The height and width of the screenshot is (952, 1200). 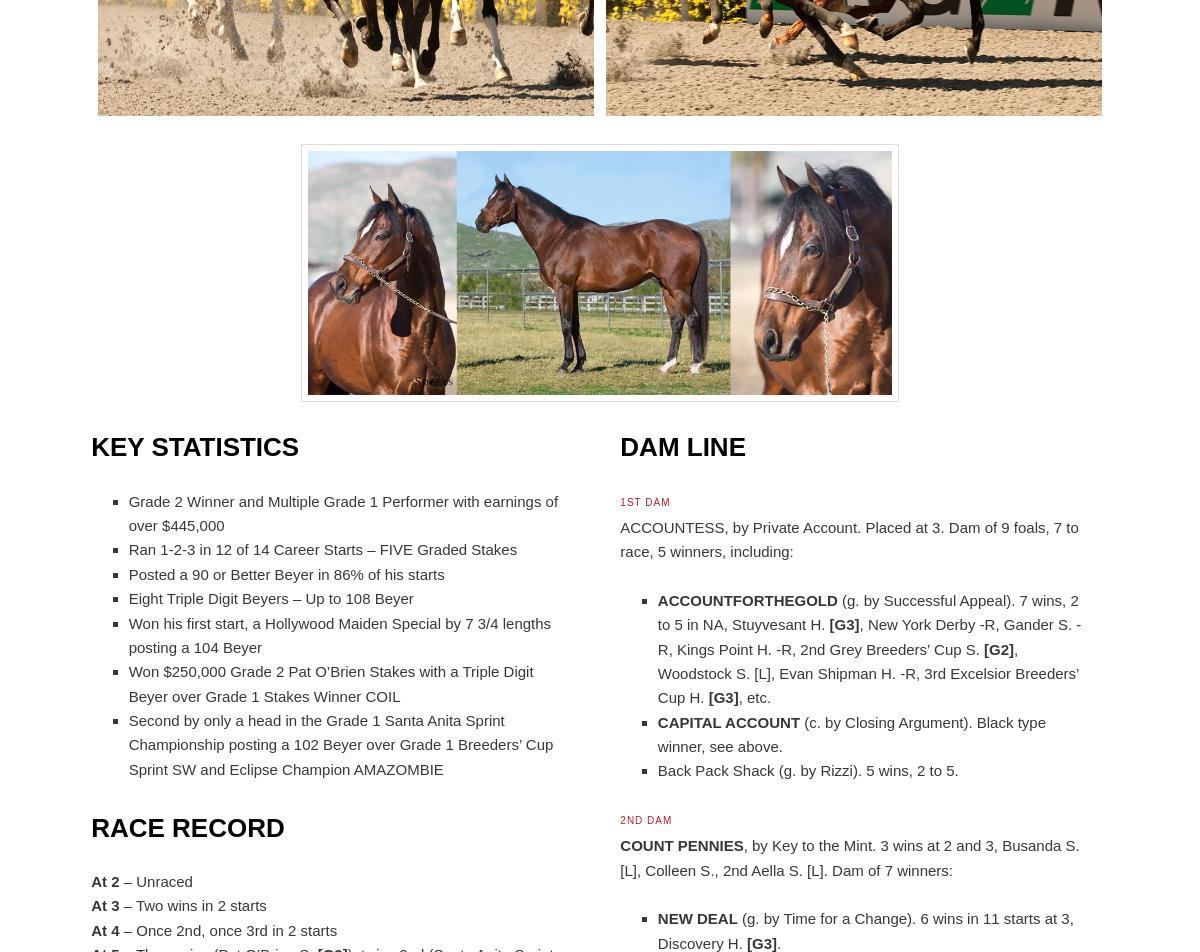 What do you see at coordinates (696, 918) in the screenshot?
I see `'NEW DEAL'` at bounding box center [696, 918].